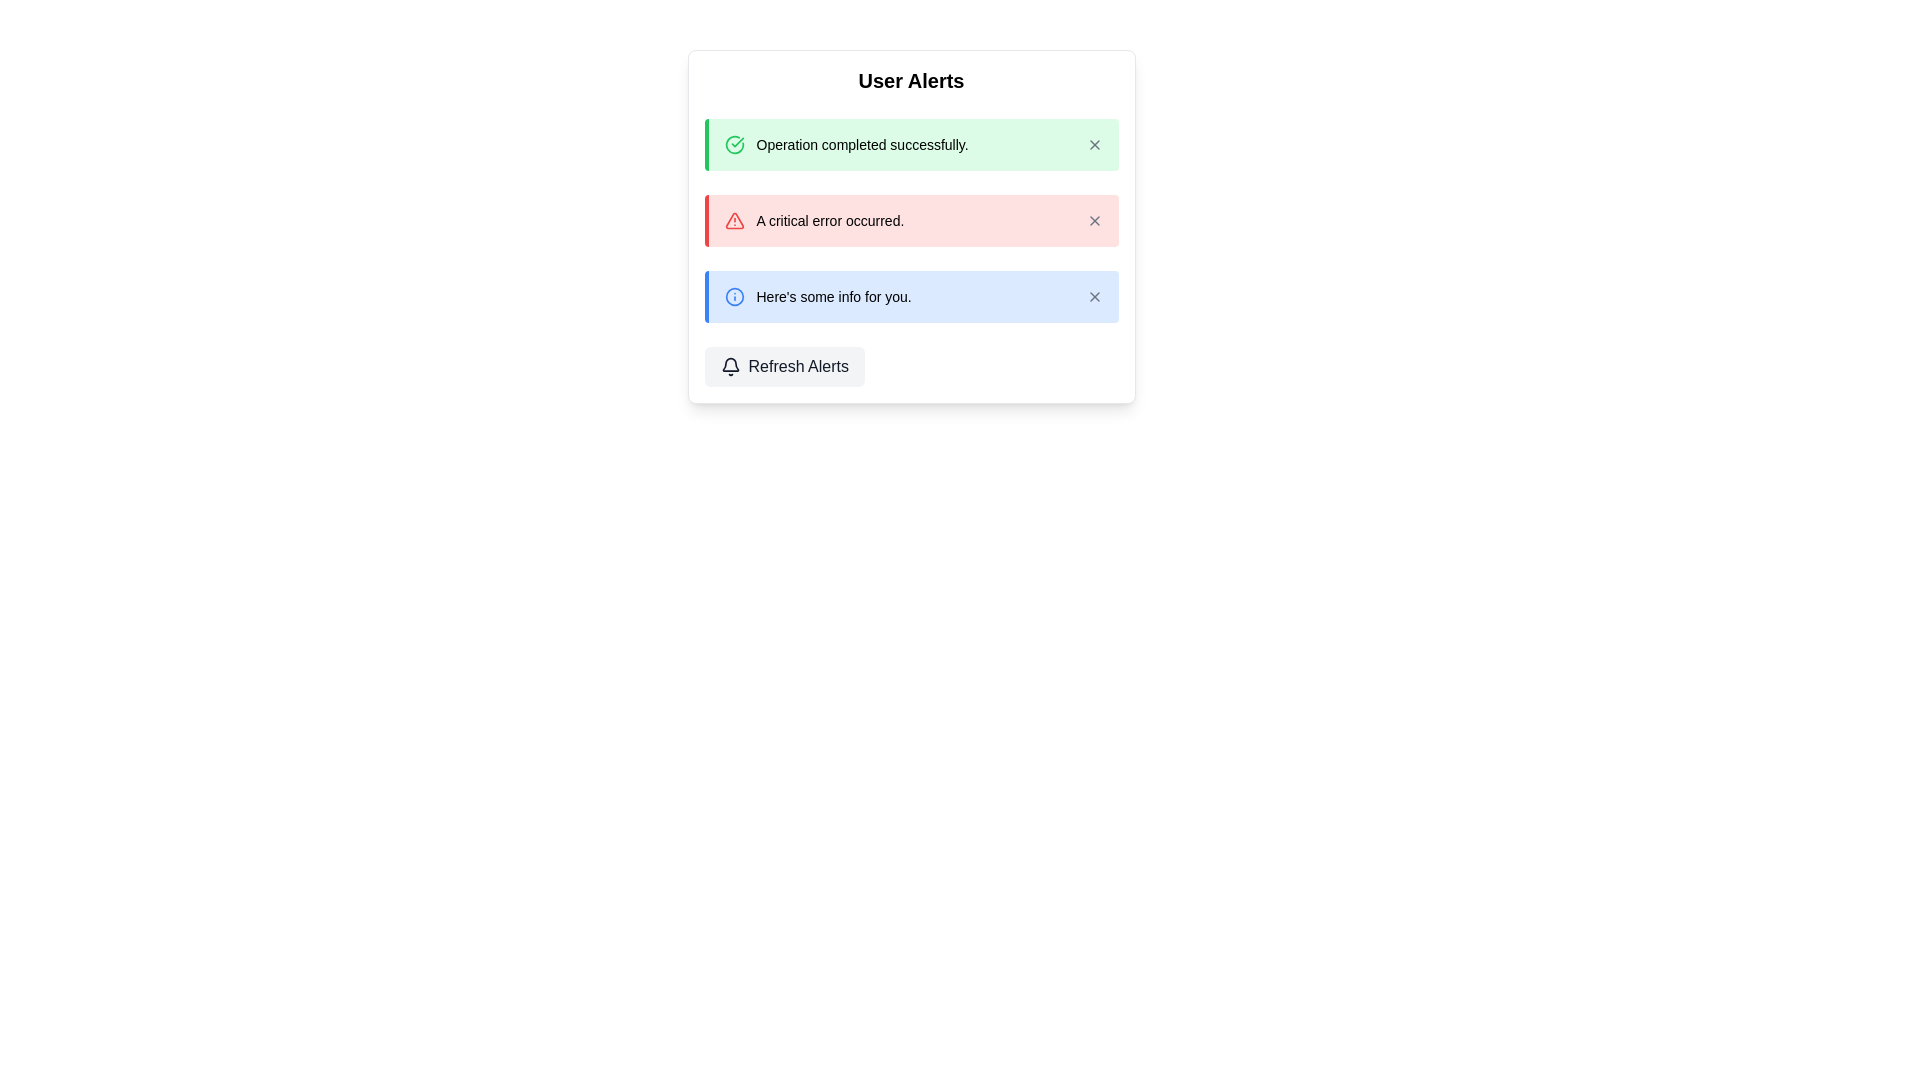  I want to click on the green circular icon with a checkmark in the center, located to the left of the text 'Operation completed successfully.' in the top notification row of the alert panel for visual feedback, so click(733, 144).